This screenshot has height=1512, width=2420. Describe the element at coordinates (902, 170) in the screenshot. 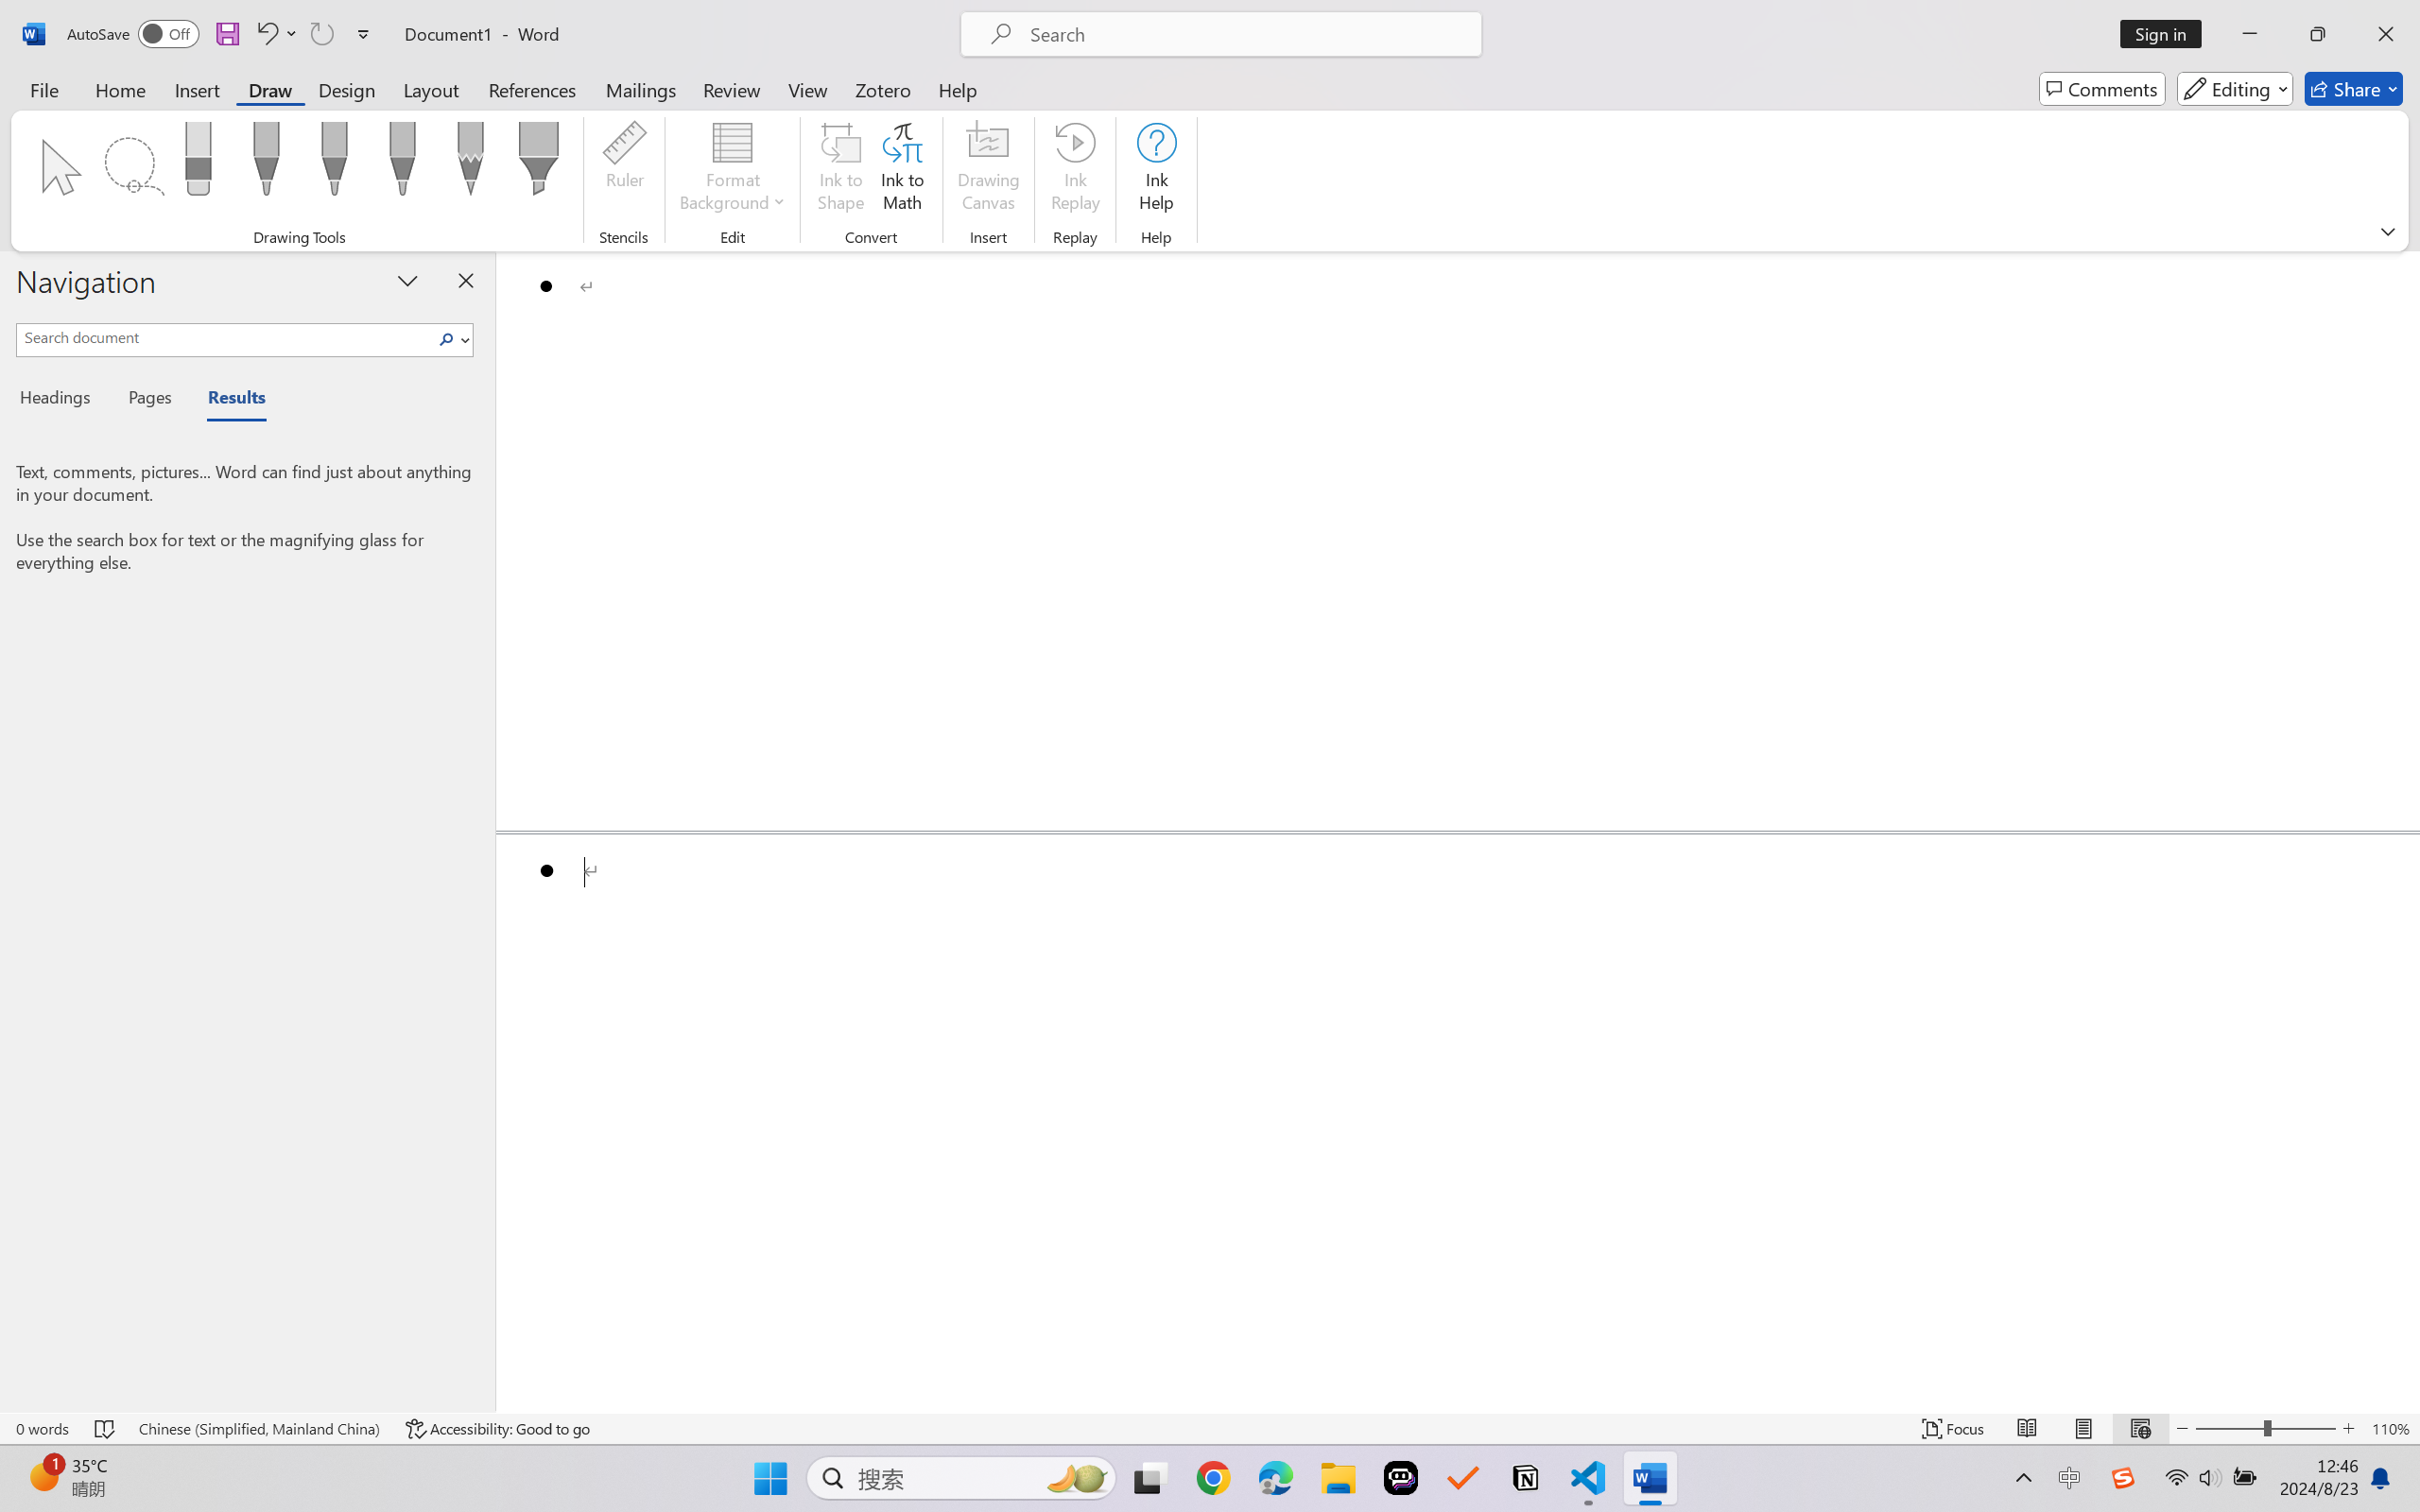

I see `'Ink to Math'` at that location.